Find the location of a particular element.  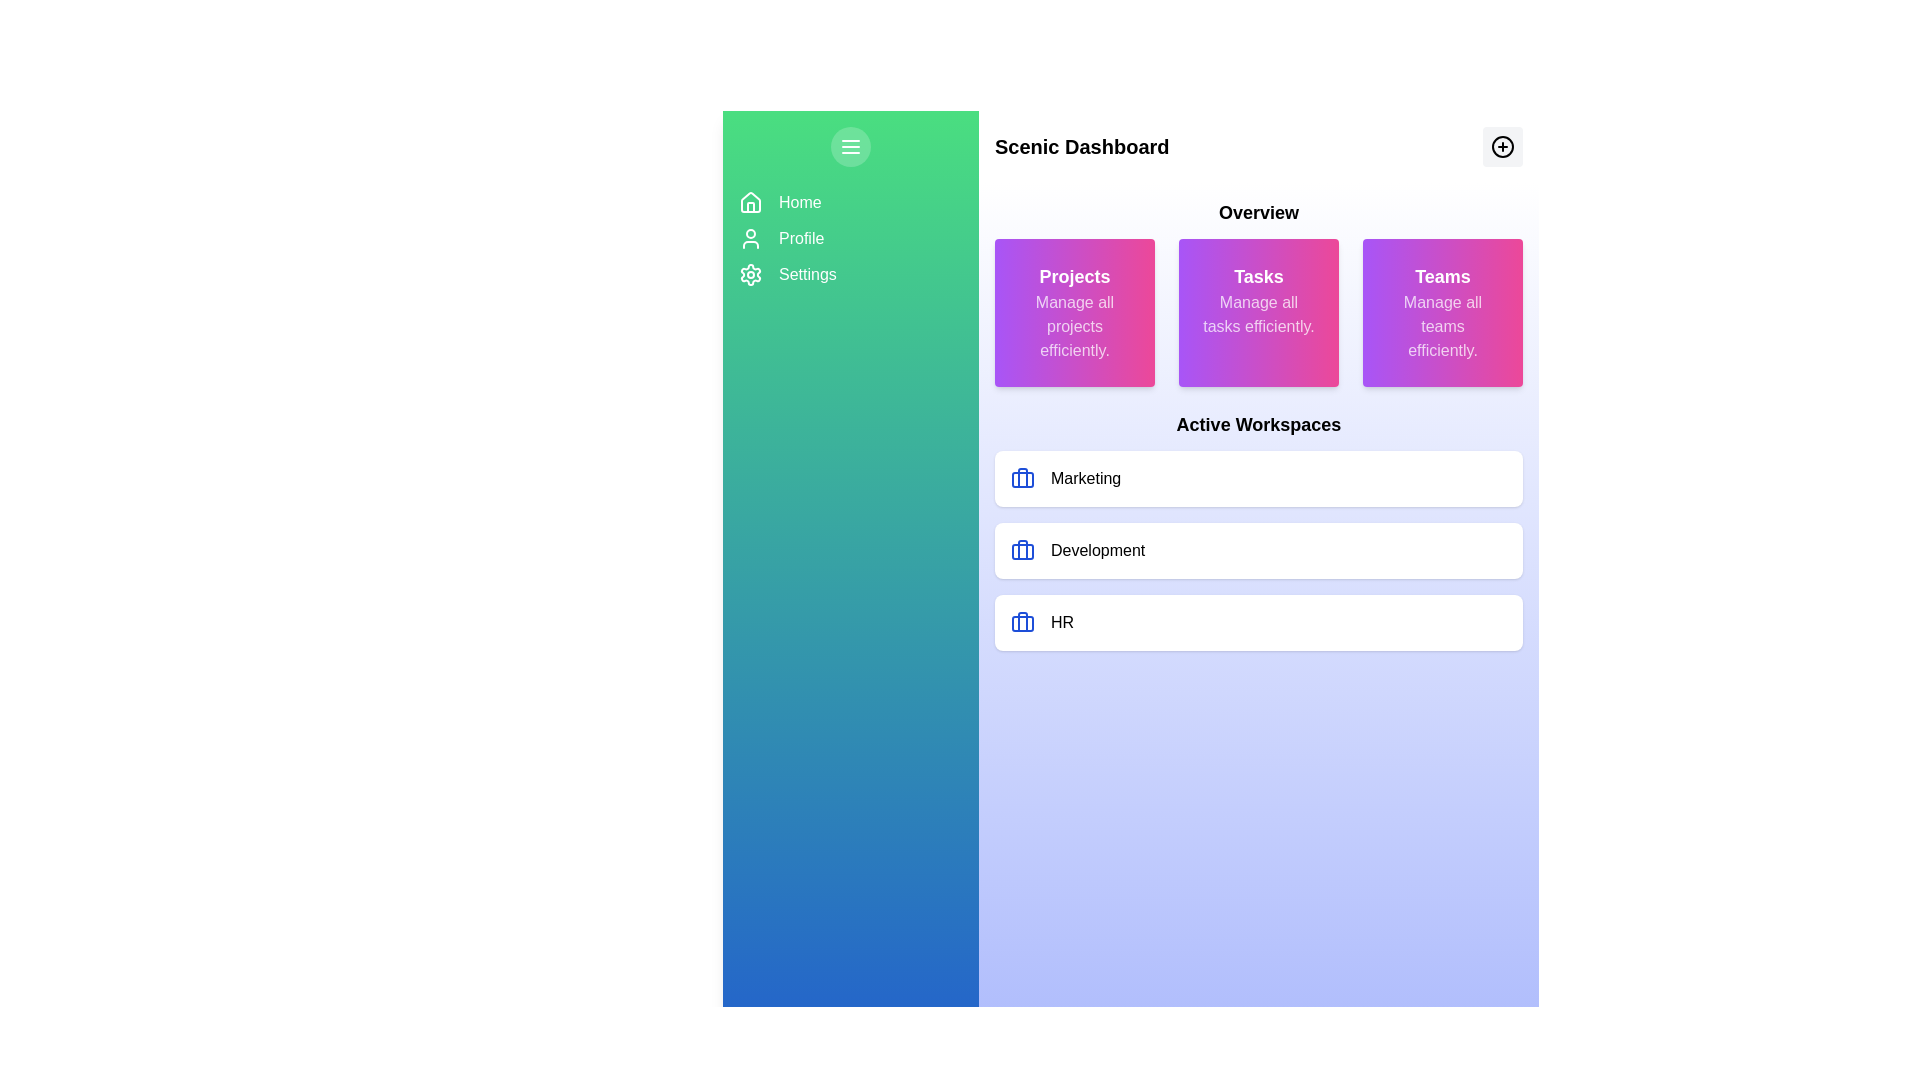

the descriptive text label located below the 'Projects' title within the gradient card component is located at coordinates (1074, 326).